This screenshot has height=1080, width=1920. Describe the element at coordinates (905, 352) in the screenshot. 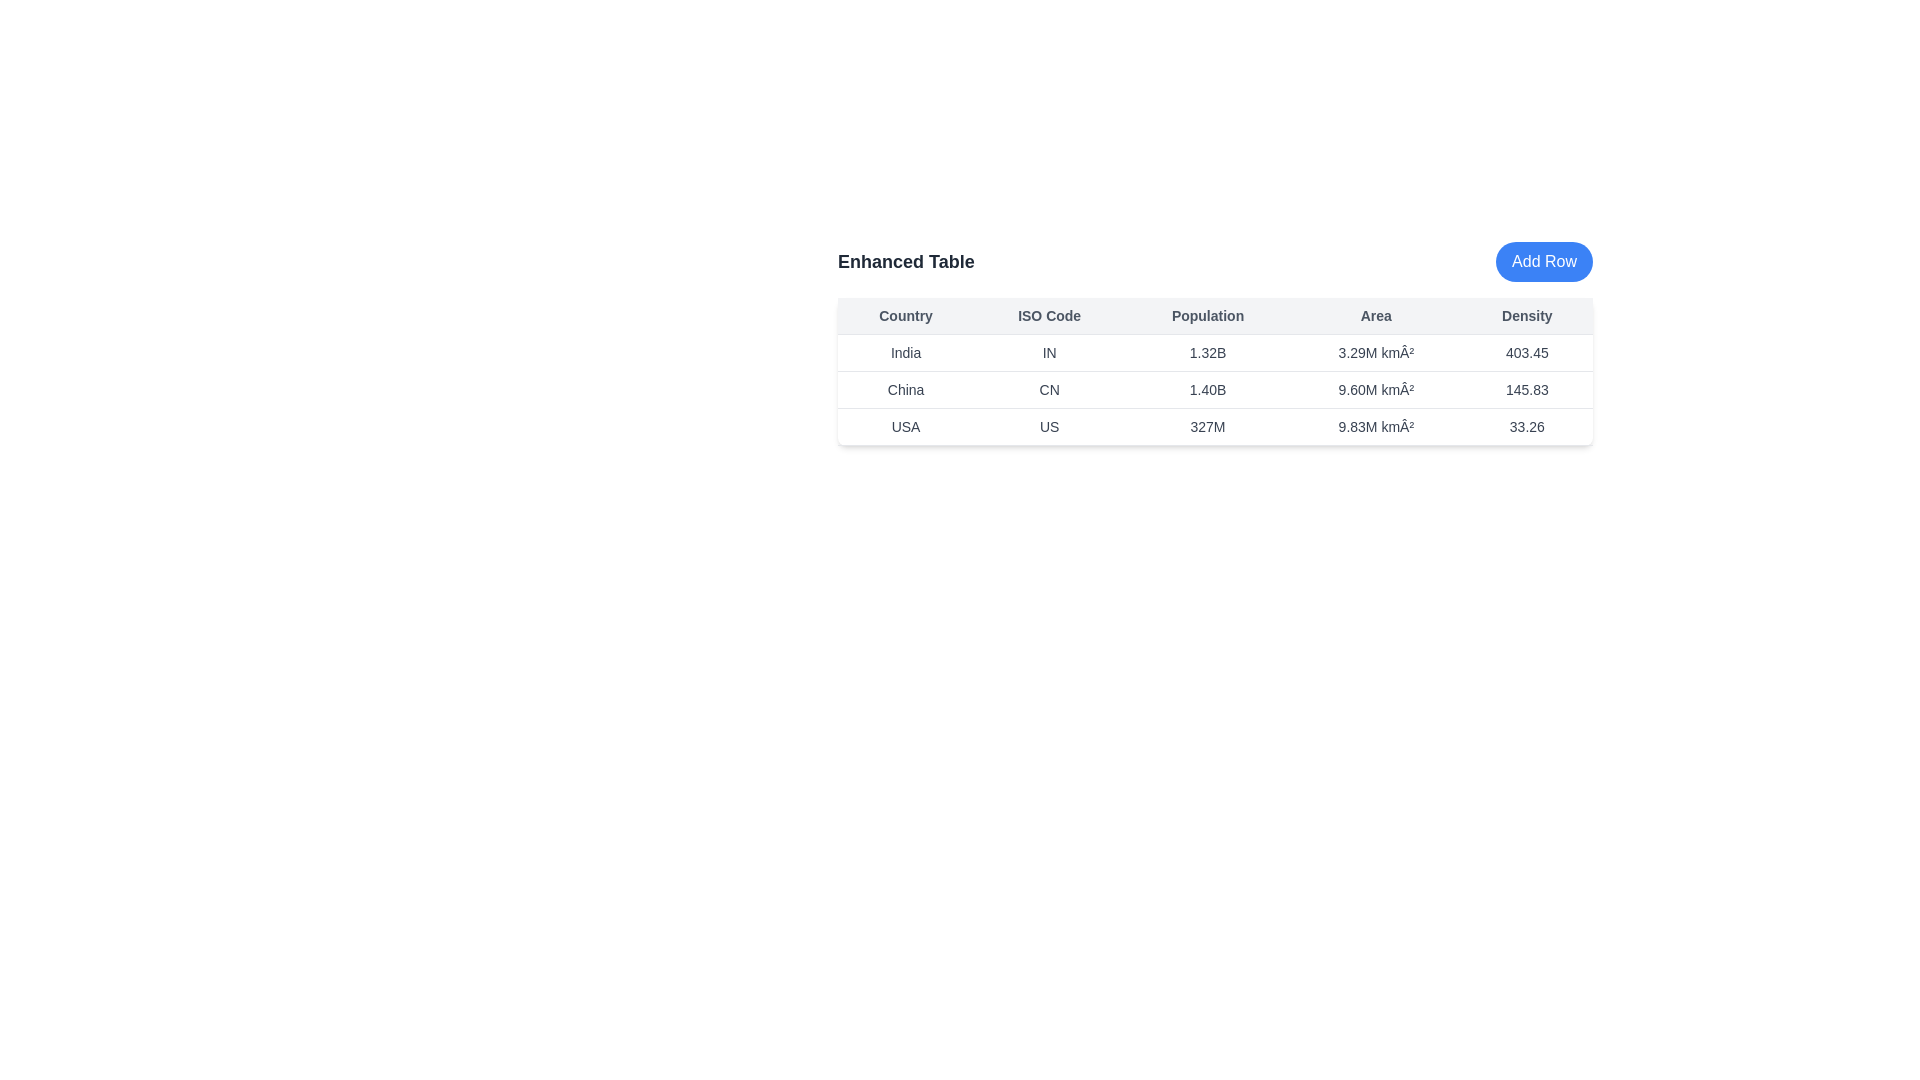

I see `the text 'India' displayed in a left-aligned sans-serif font within the light gray background of the first row and first column of the table, under the 'Country' header` at that location.